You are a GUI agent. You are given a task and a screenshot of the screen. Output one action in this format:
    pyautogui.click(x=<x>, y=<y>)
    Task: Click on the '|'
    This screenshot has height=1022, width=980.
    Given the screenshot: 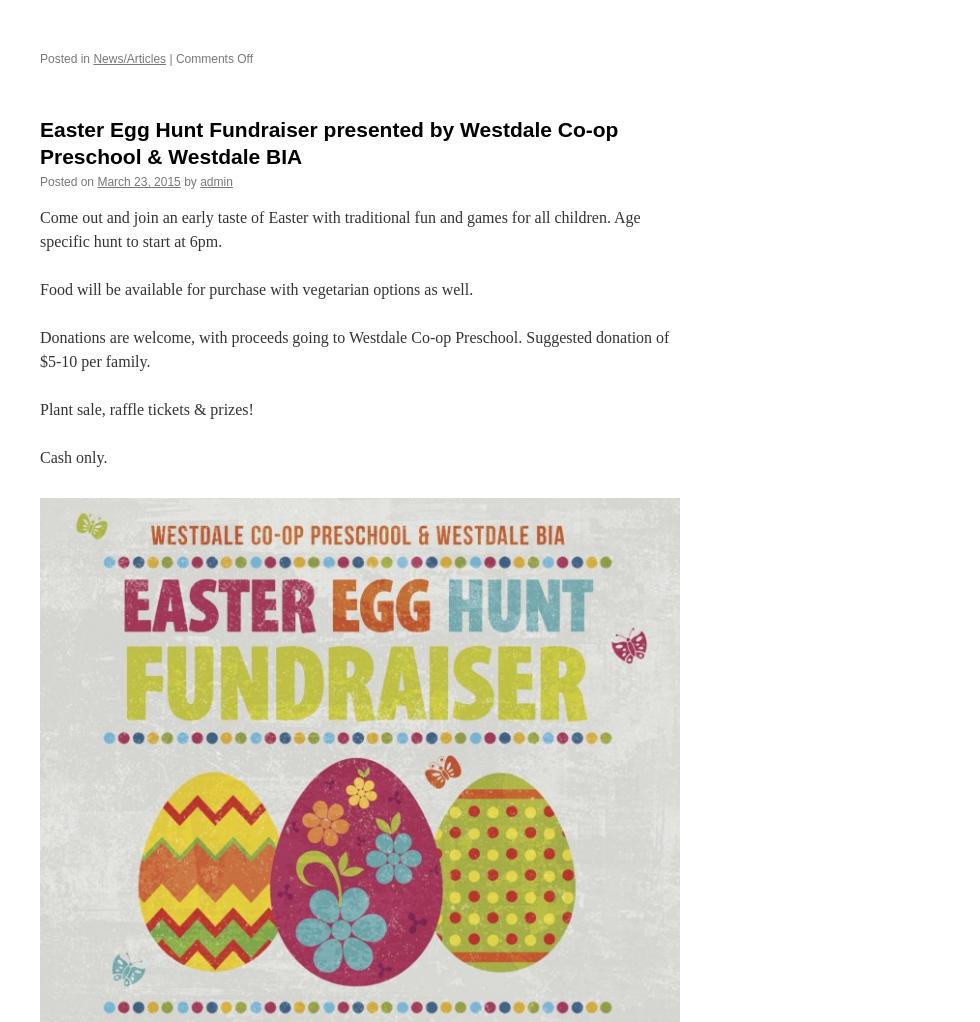 What is the action you would take?
    pyautogui.click(x=170, y=58)
    